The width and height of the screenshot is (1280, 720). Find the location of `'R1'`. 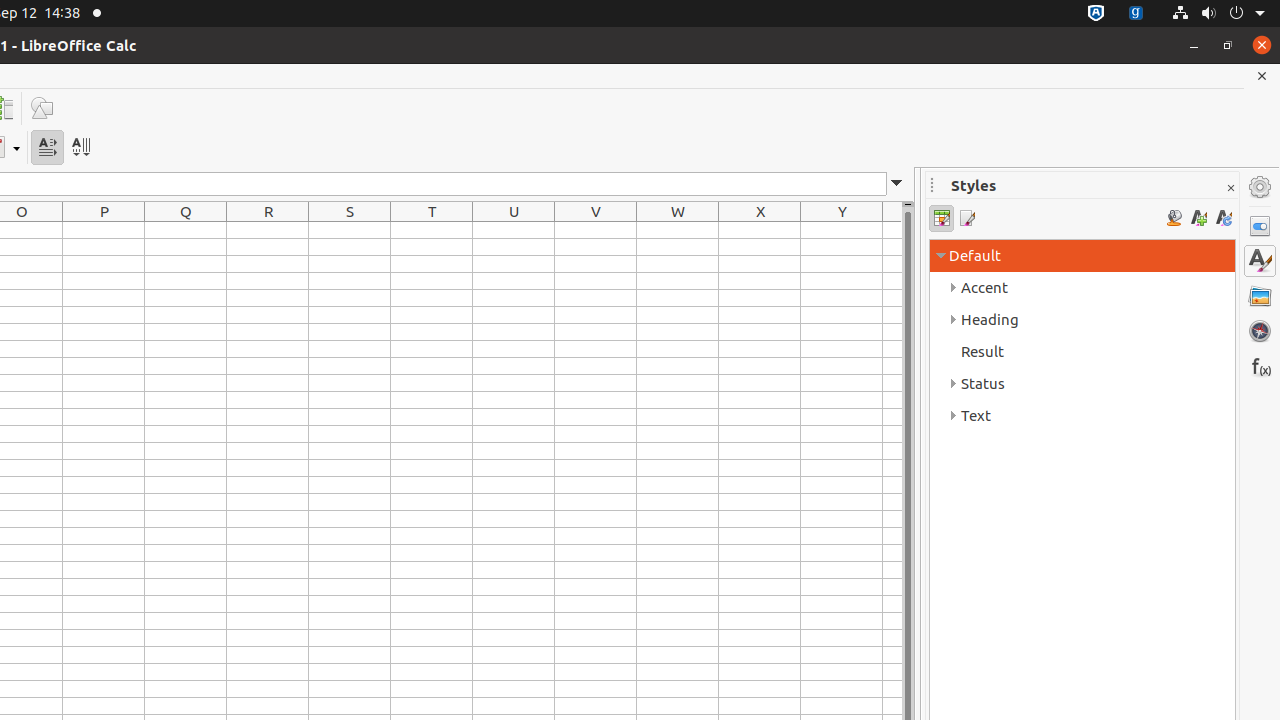

'R1' is located at coordinates (267, 229).